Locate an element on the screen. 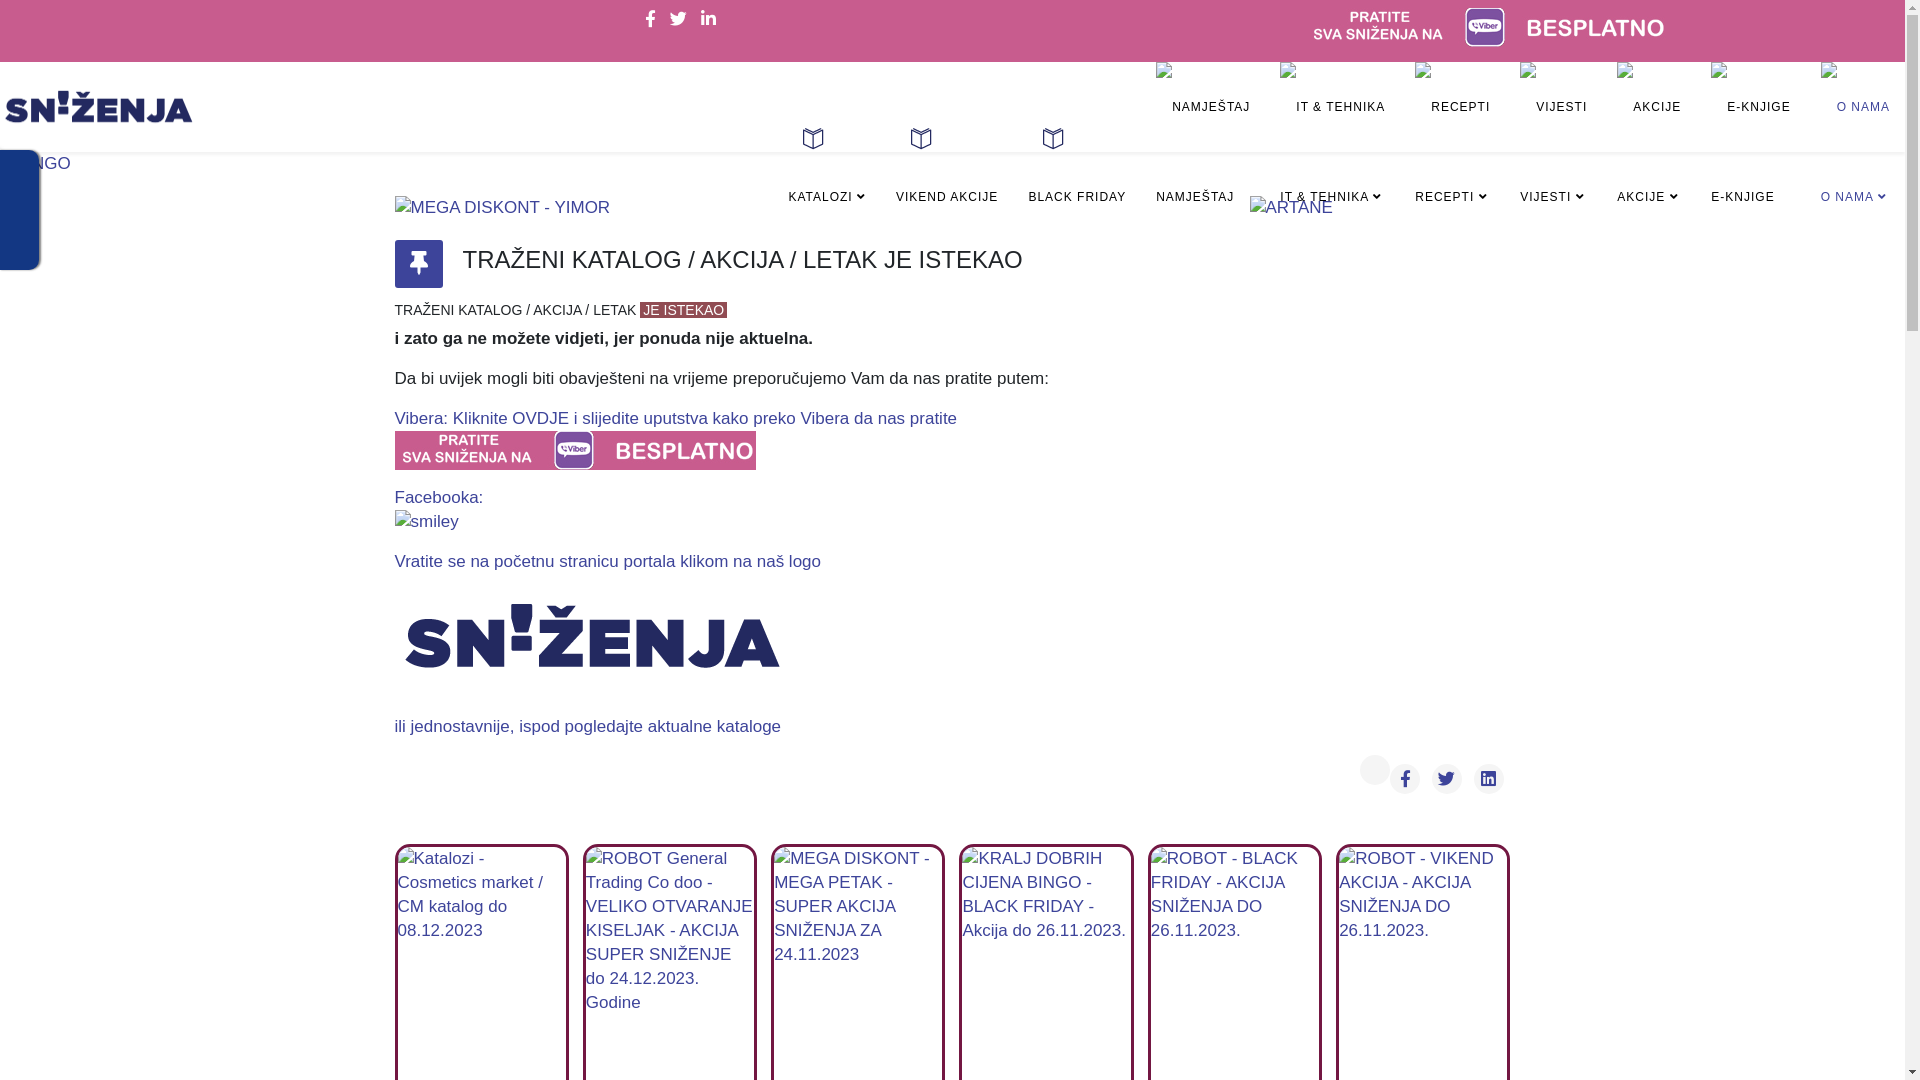  'KATALOZI' is located at coordinates (826, 182).